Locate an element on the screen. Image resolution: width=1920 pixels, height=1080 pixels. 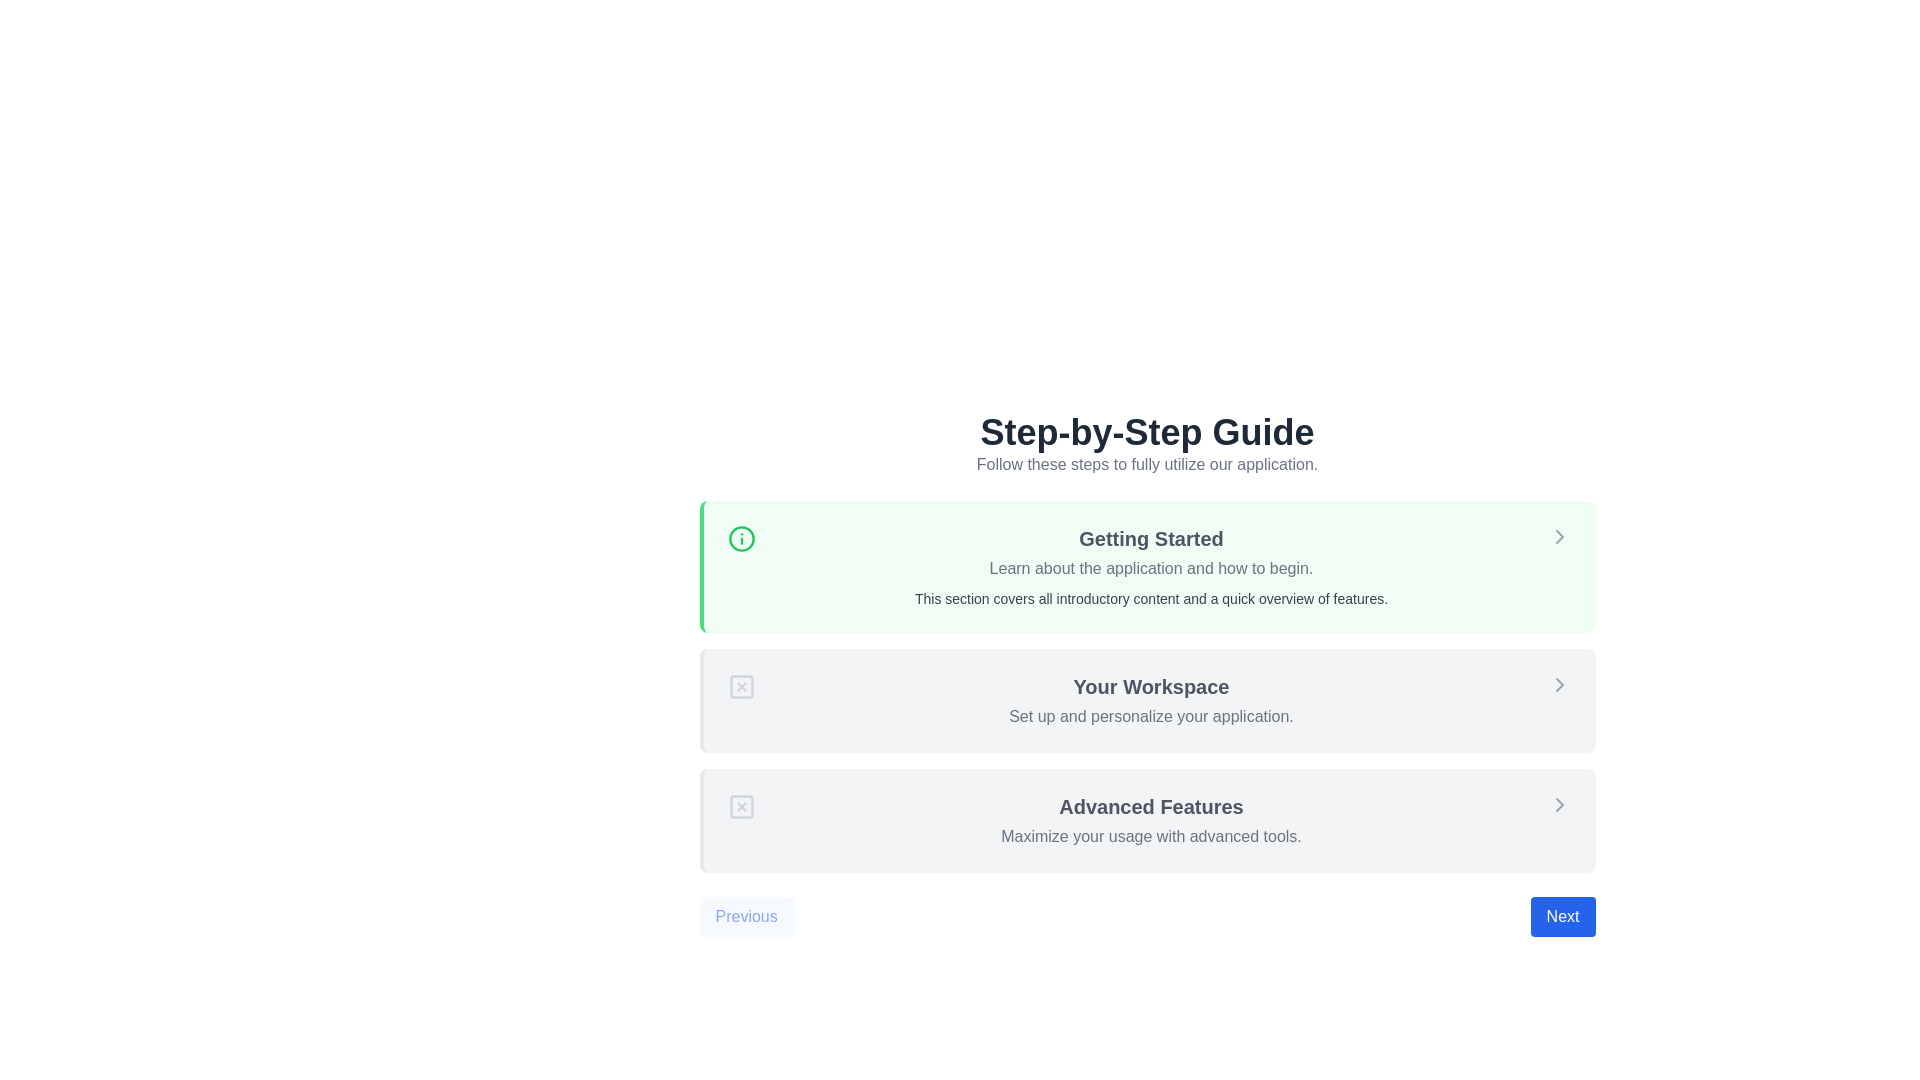
the second informational card located in the center column under the header 'Step-by-Step Guide' for more details is located at coordinates (1147, 685).